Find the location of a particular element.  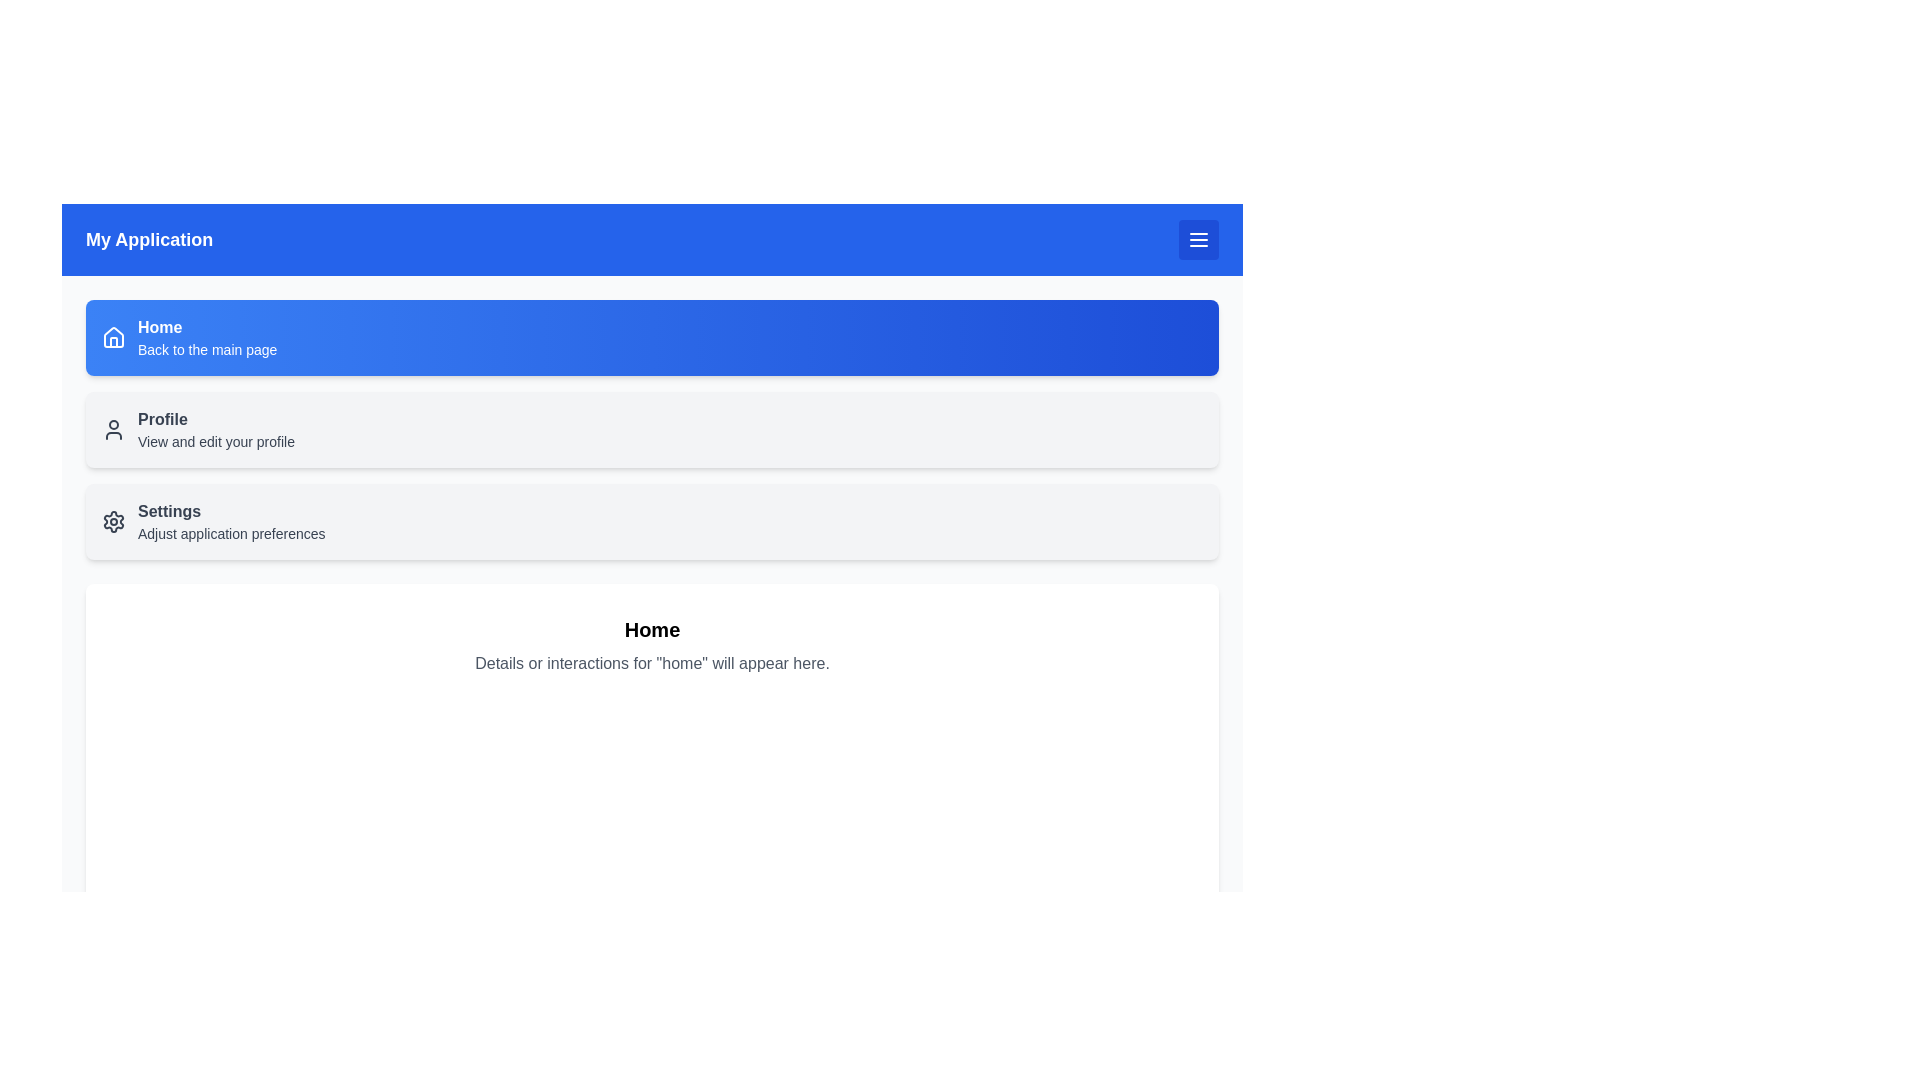

the text label displaying 'Adjust application preferences' located in the 'Settings' section of the sidebar navigation menu is located at coordinates (231, 532).